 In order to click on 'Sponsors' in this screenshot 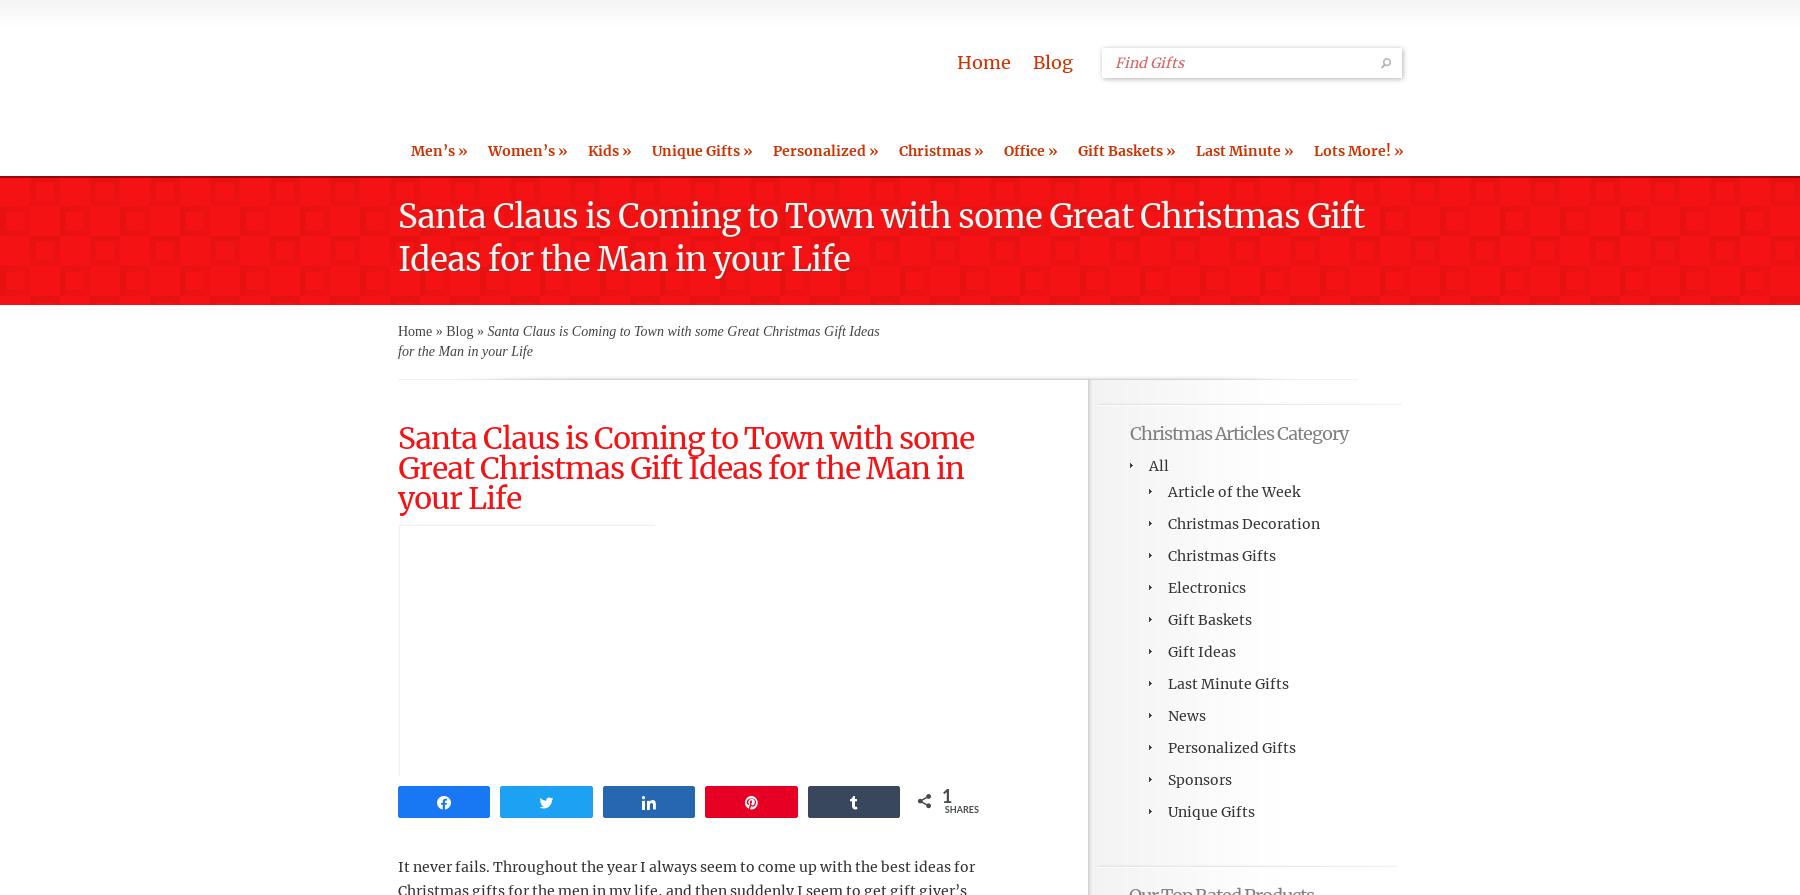, I will do `click(1199, 778)`.